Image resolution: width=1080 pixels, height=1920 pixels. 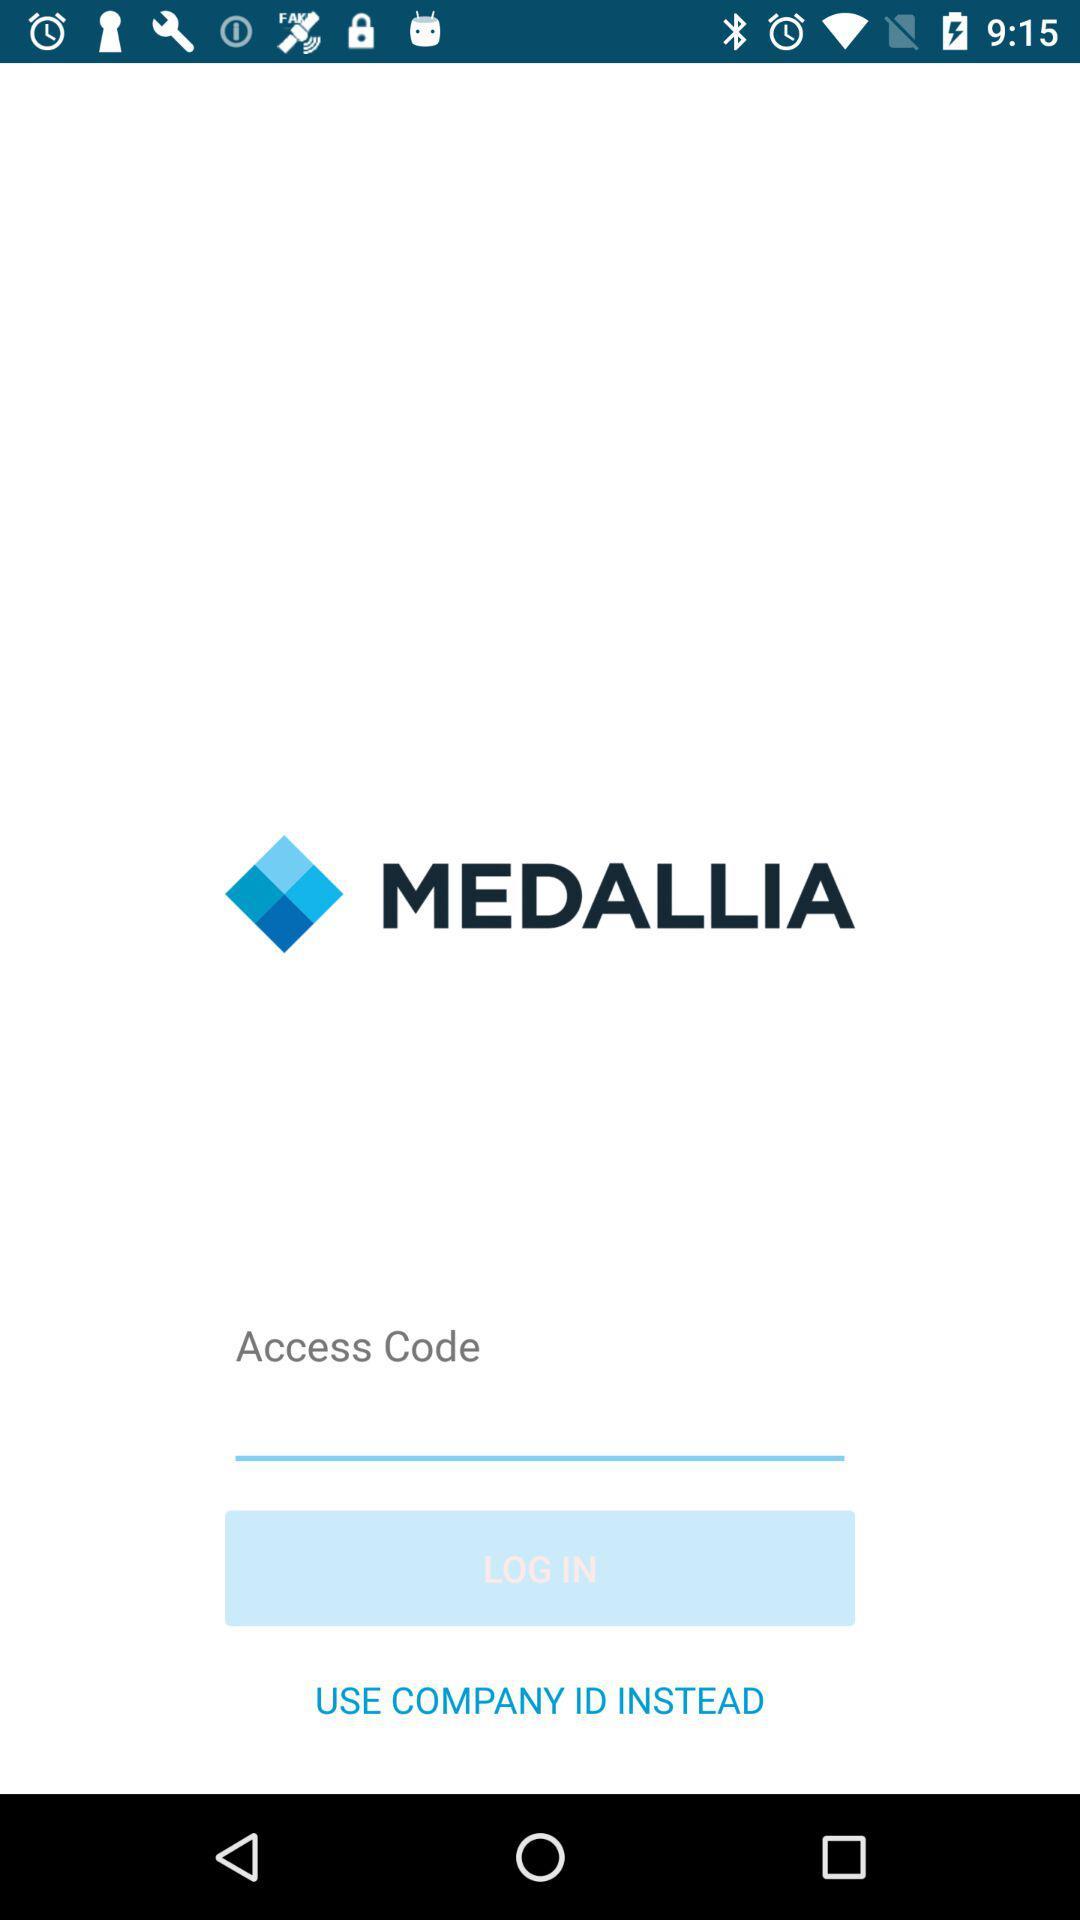 What do you see at coordinates (540, 1418) in the screenshot?
I see `access code` at bounding box center [540, 1418].